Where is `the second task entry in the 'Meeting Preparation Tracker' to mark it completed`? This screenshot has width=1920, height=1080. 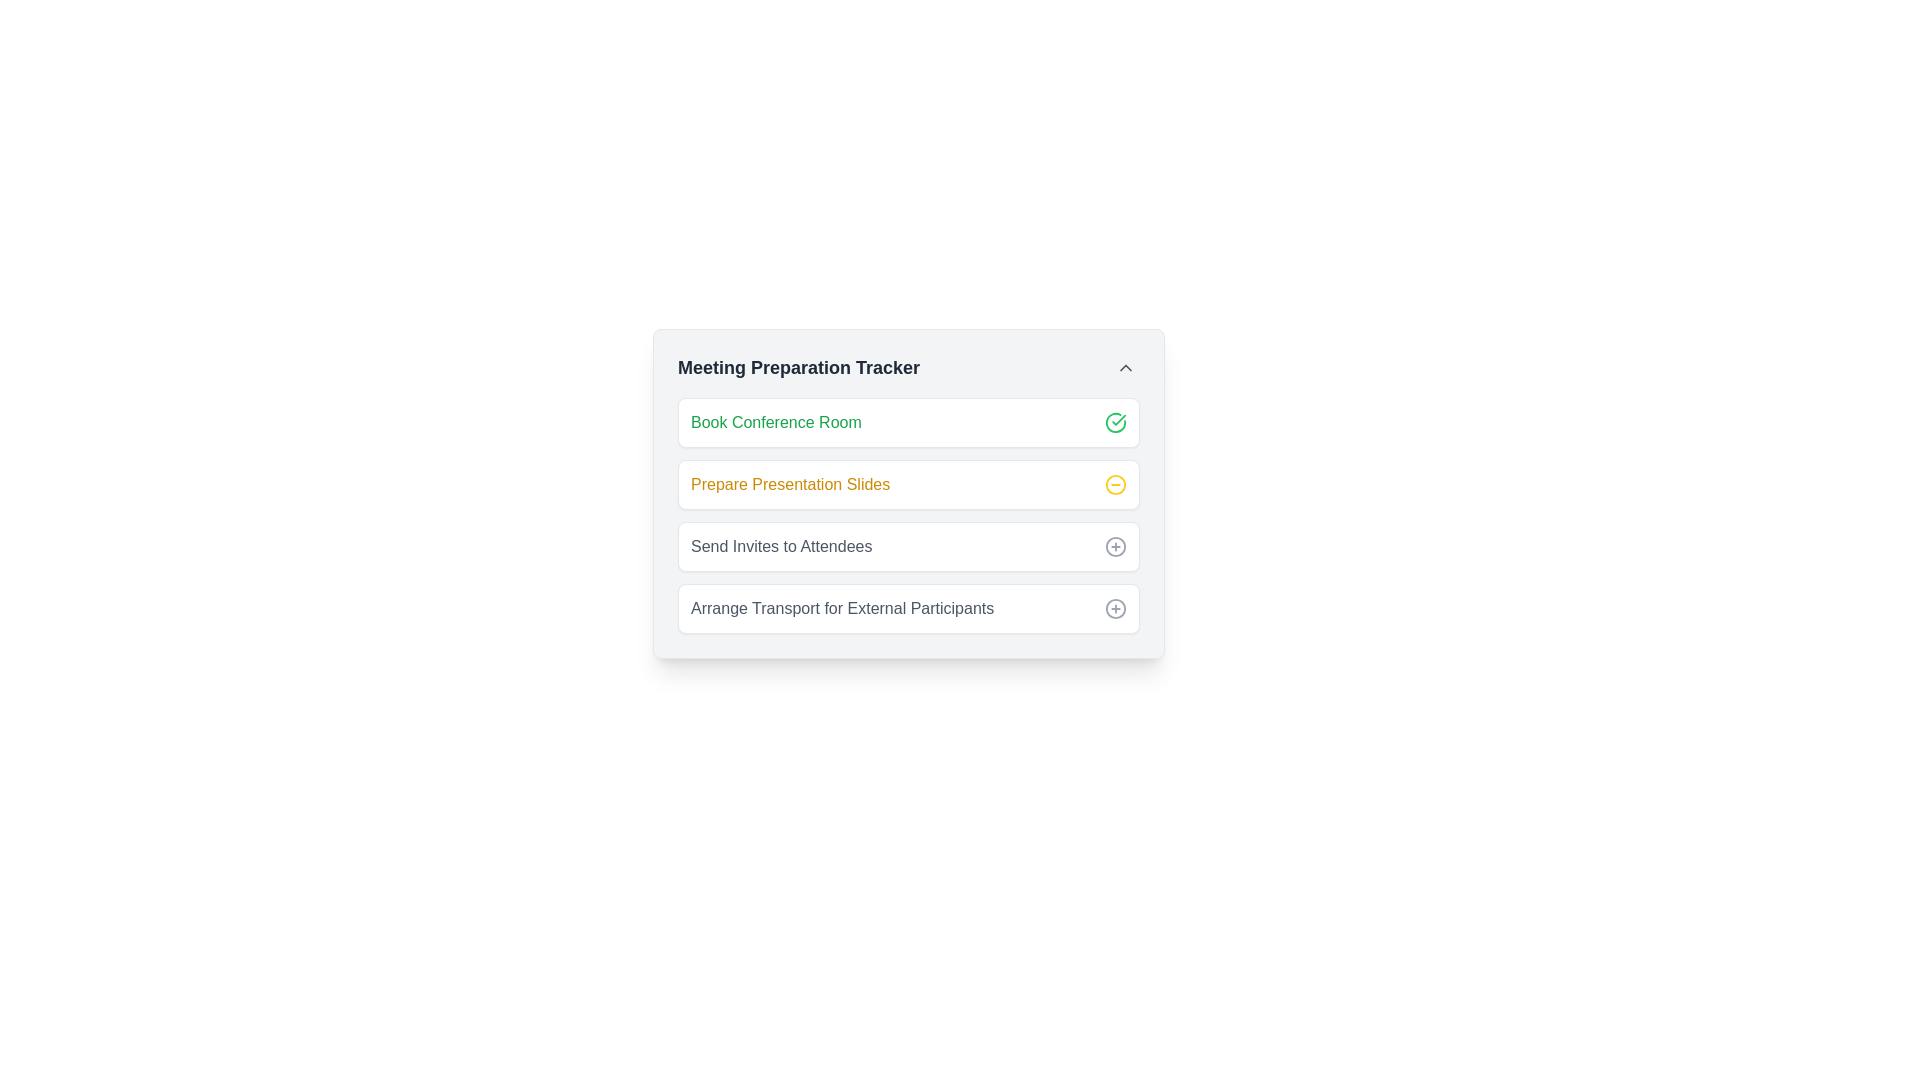 the second task entry in the 'Meeting Preparation Tracker' to mark it completed is located at coordinates (907, 485).